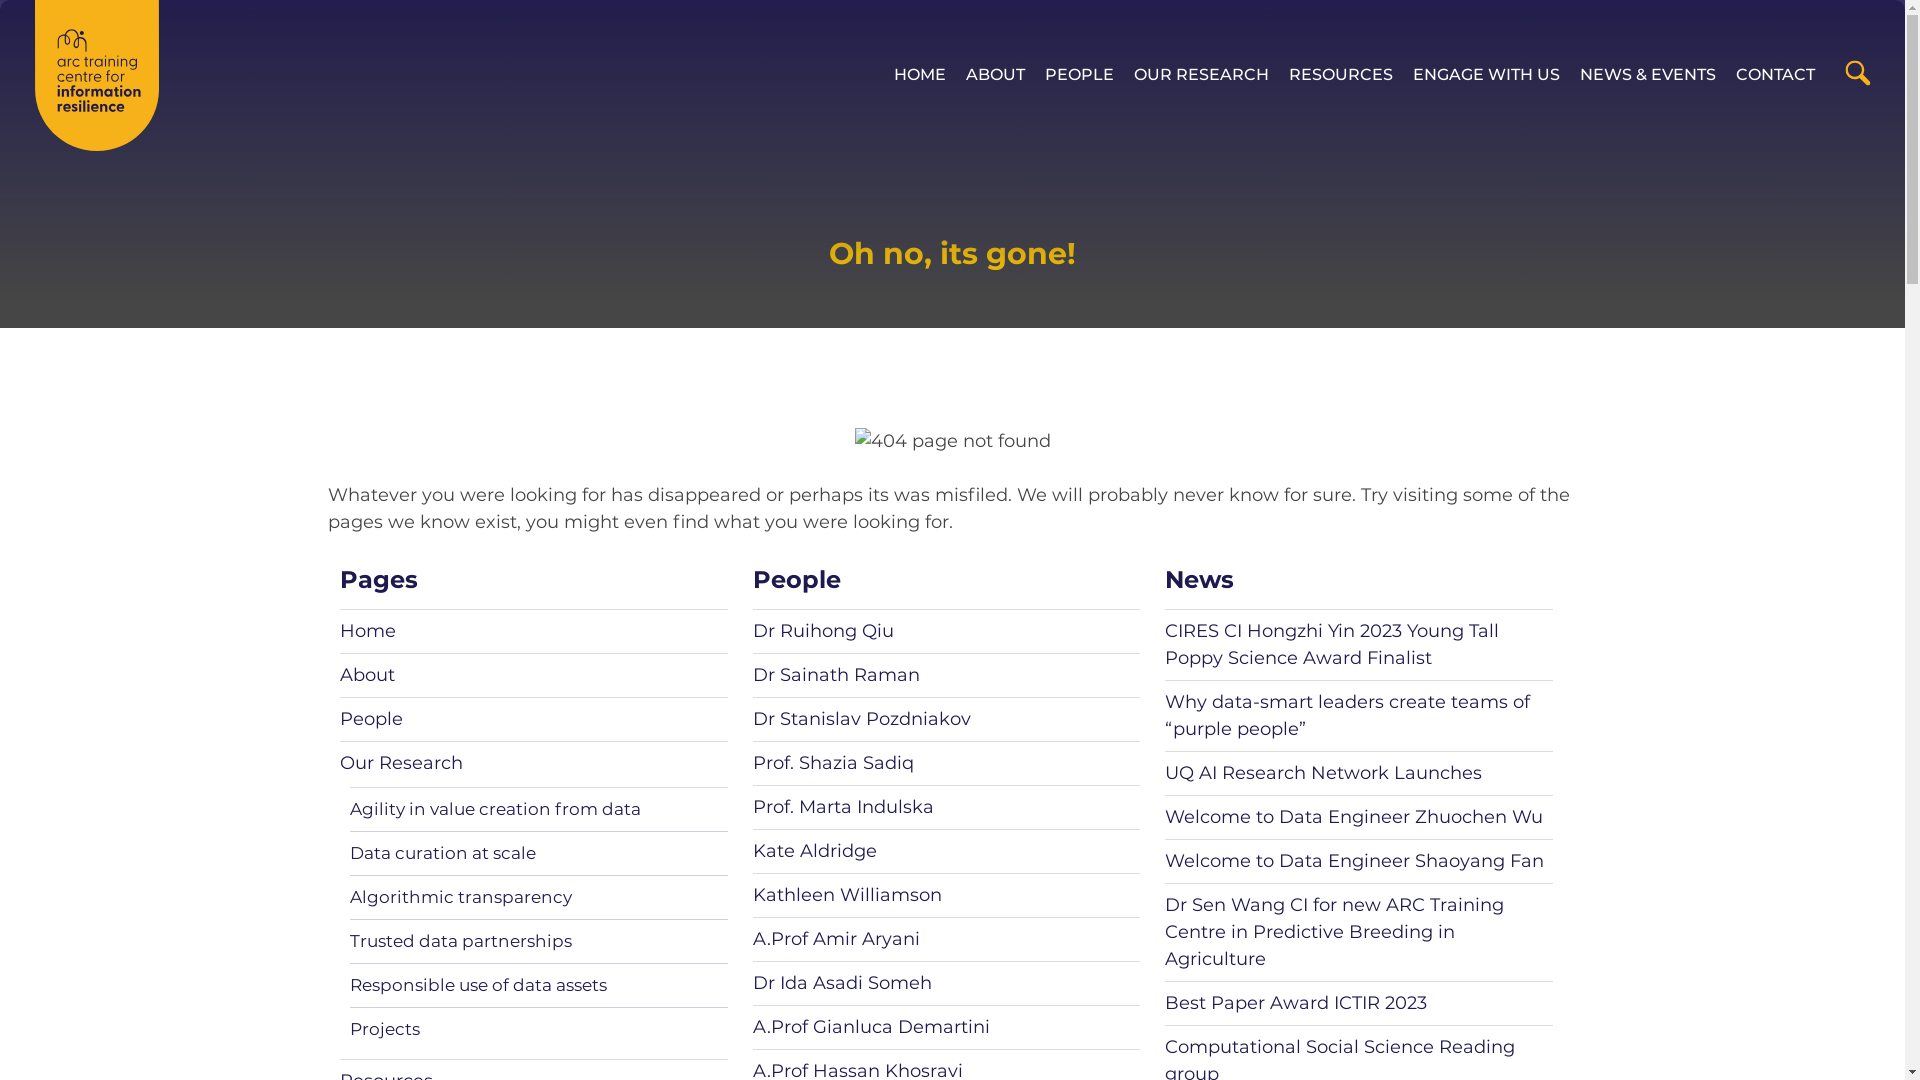  What do you see at coordinates (860, 717) in the screenshot?
I see `'Dr Stanislav Pozdniakov'` at bounding box center [860, 717].